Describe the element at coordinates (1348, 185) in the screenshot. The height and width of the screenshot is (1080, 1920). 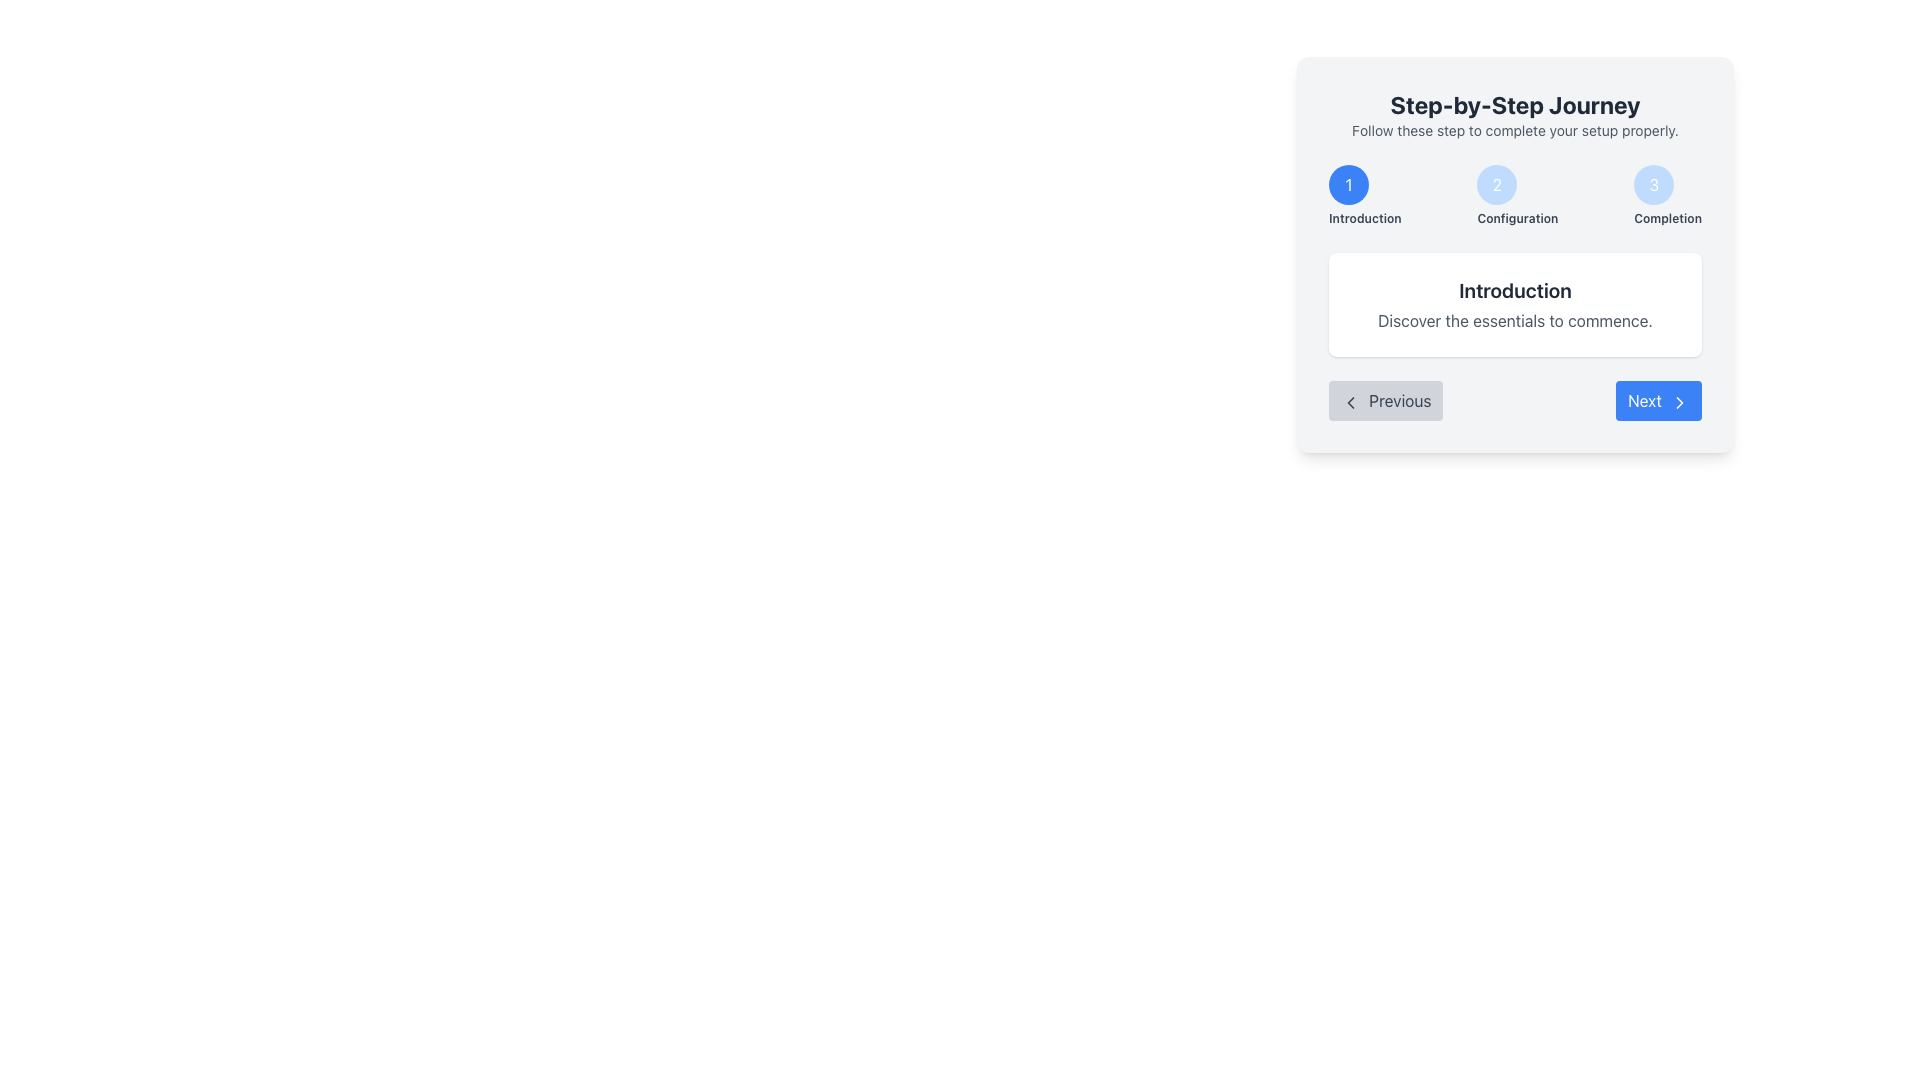
I see `the circular blue button with a white '1' inside, located at the leftmost position under 'Step-by-Step Journey'` at that location.